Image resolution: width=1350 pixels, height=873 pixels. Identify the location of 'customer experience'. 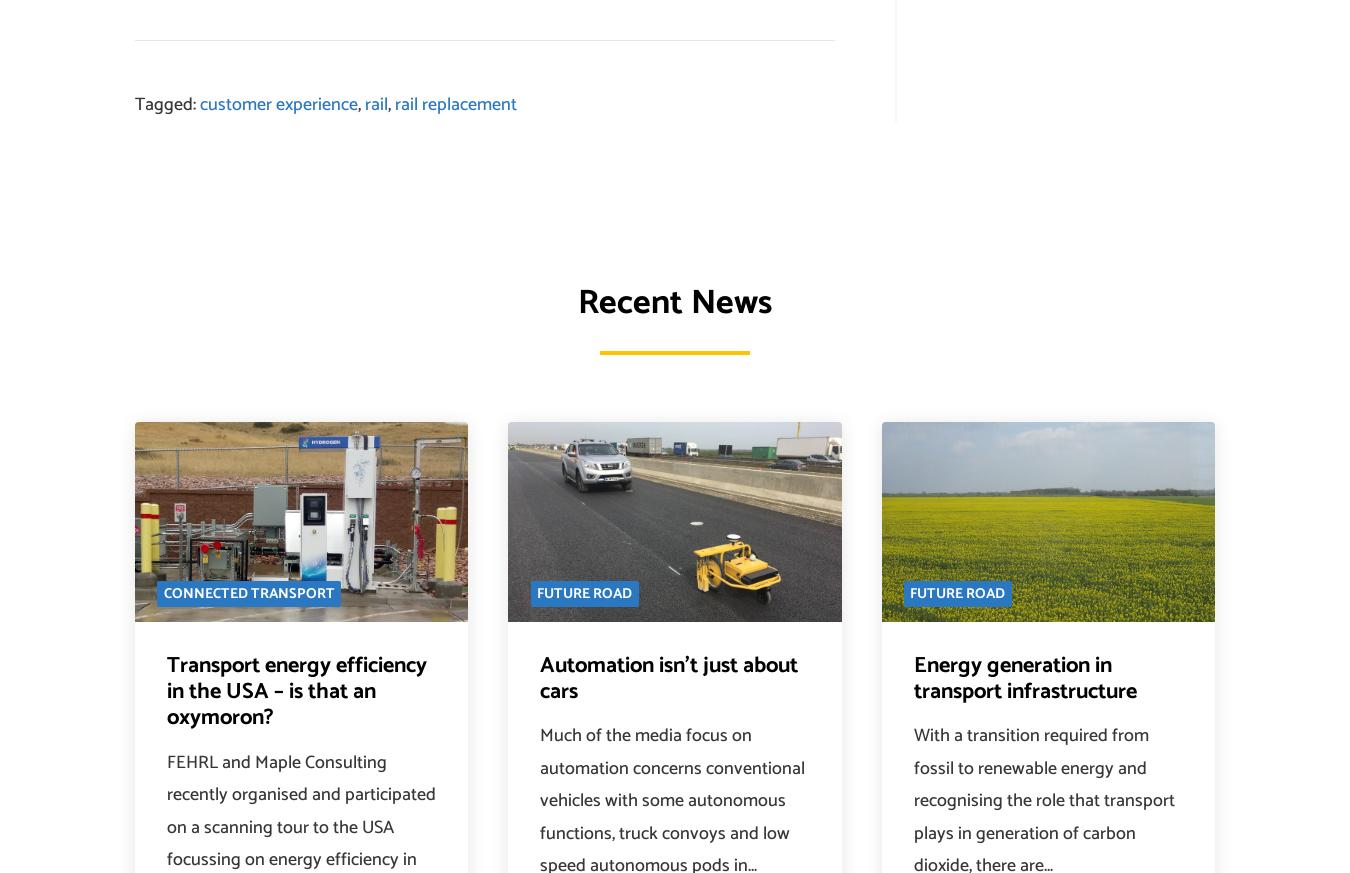
(199, 105).